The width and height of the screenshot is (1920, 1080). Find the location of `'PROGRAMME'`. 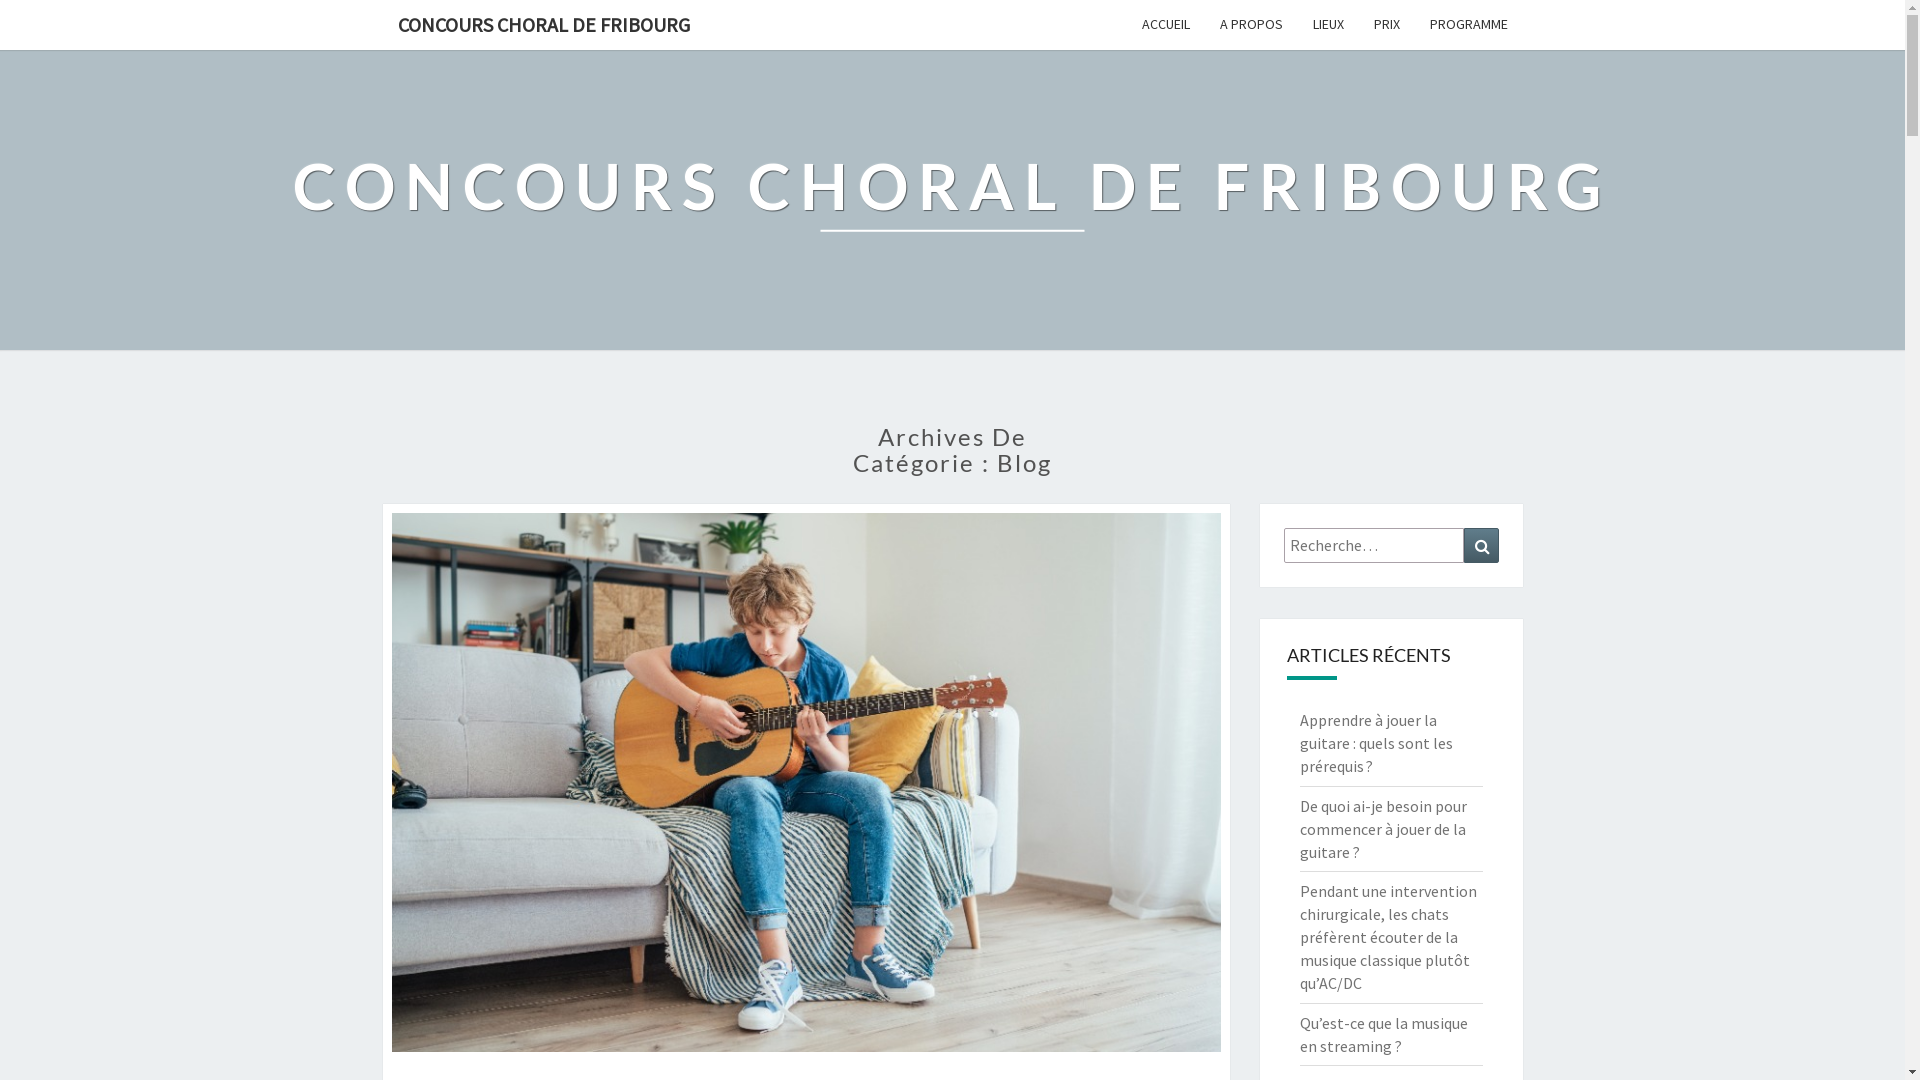

'PROGRAMME' is located at coordinates (1413, 23).